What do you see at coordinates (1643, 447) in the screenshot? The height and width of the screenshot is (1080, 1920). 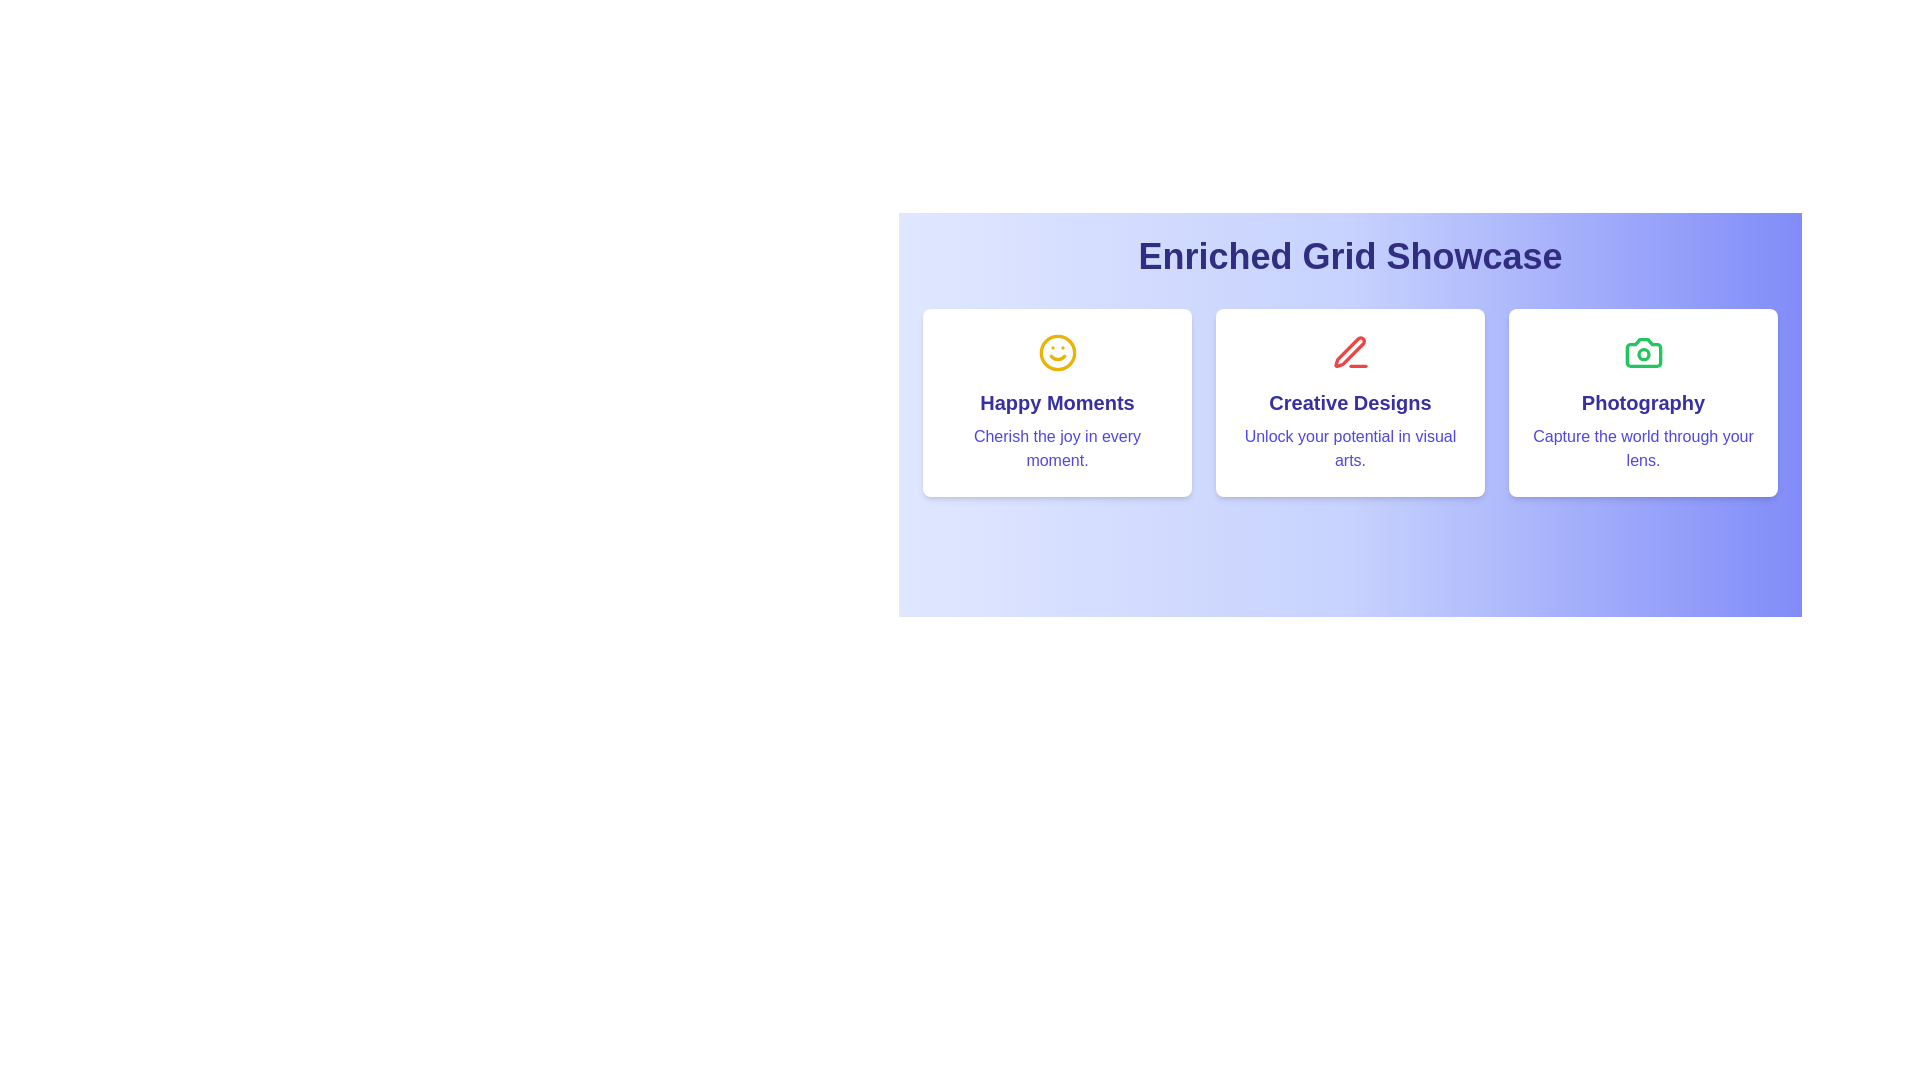 I see `descriptive text label located at the bottom of the 'Photography' card in the grid layout, which provides context and engagement for users` at bounding box center [1643, 447].